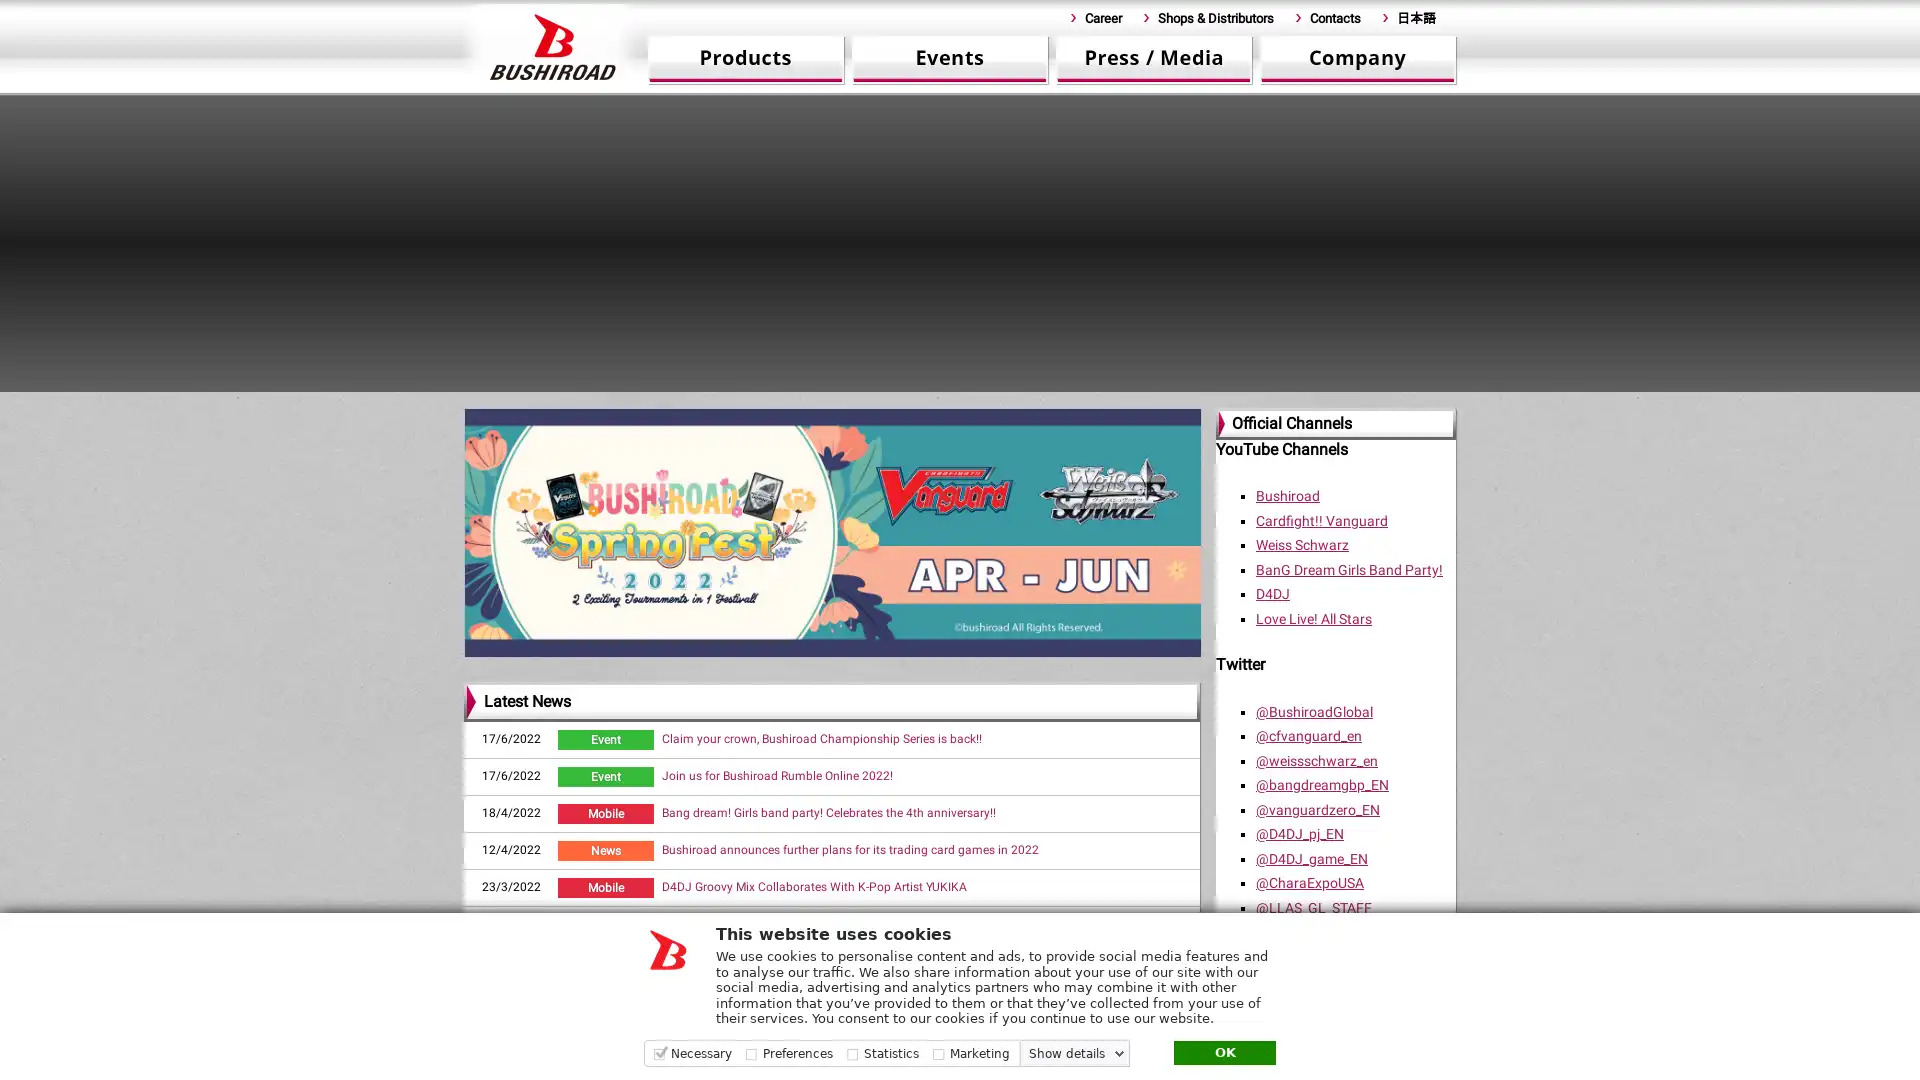  What do you see at coordinates (1124, 384) in the screenshot?
I see `14` at bounding box center [1124, 384].